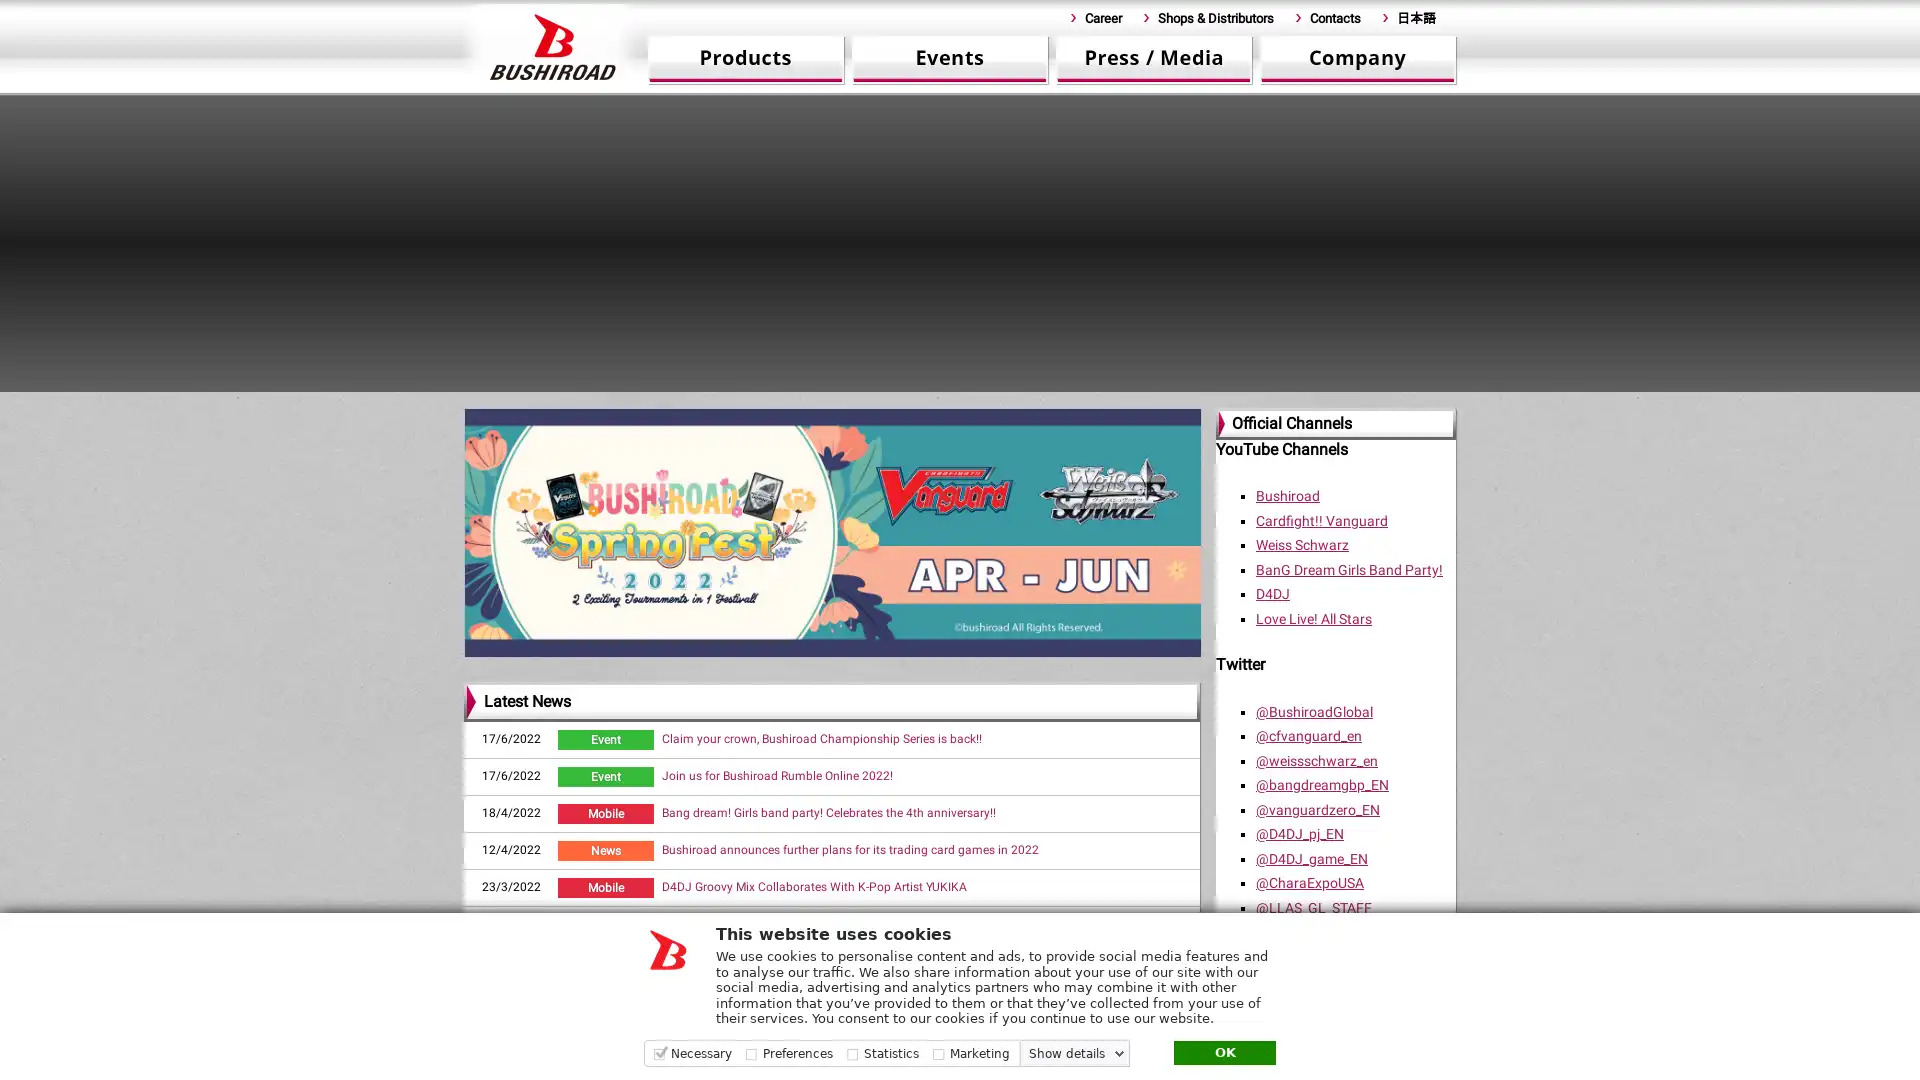  What do you see at coordinates (1124, 384) in the screenshot?
I see `14` at bounding box center [1124, 384].